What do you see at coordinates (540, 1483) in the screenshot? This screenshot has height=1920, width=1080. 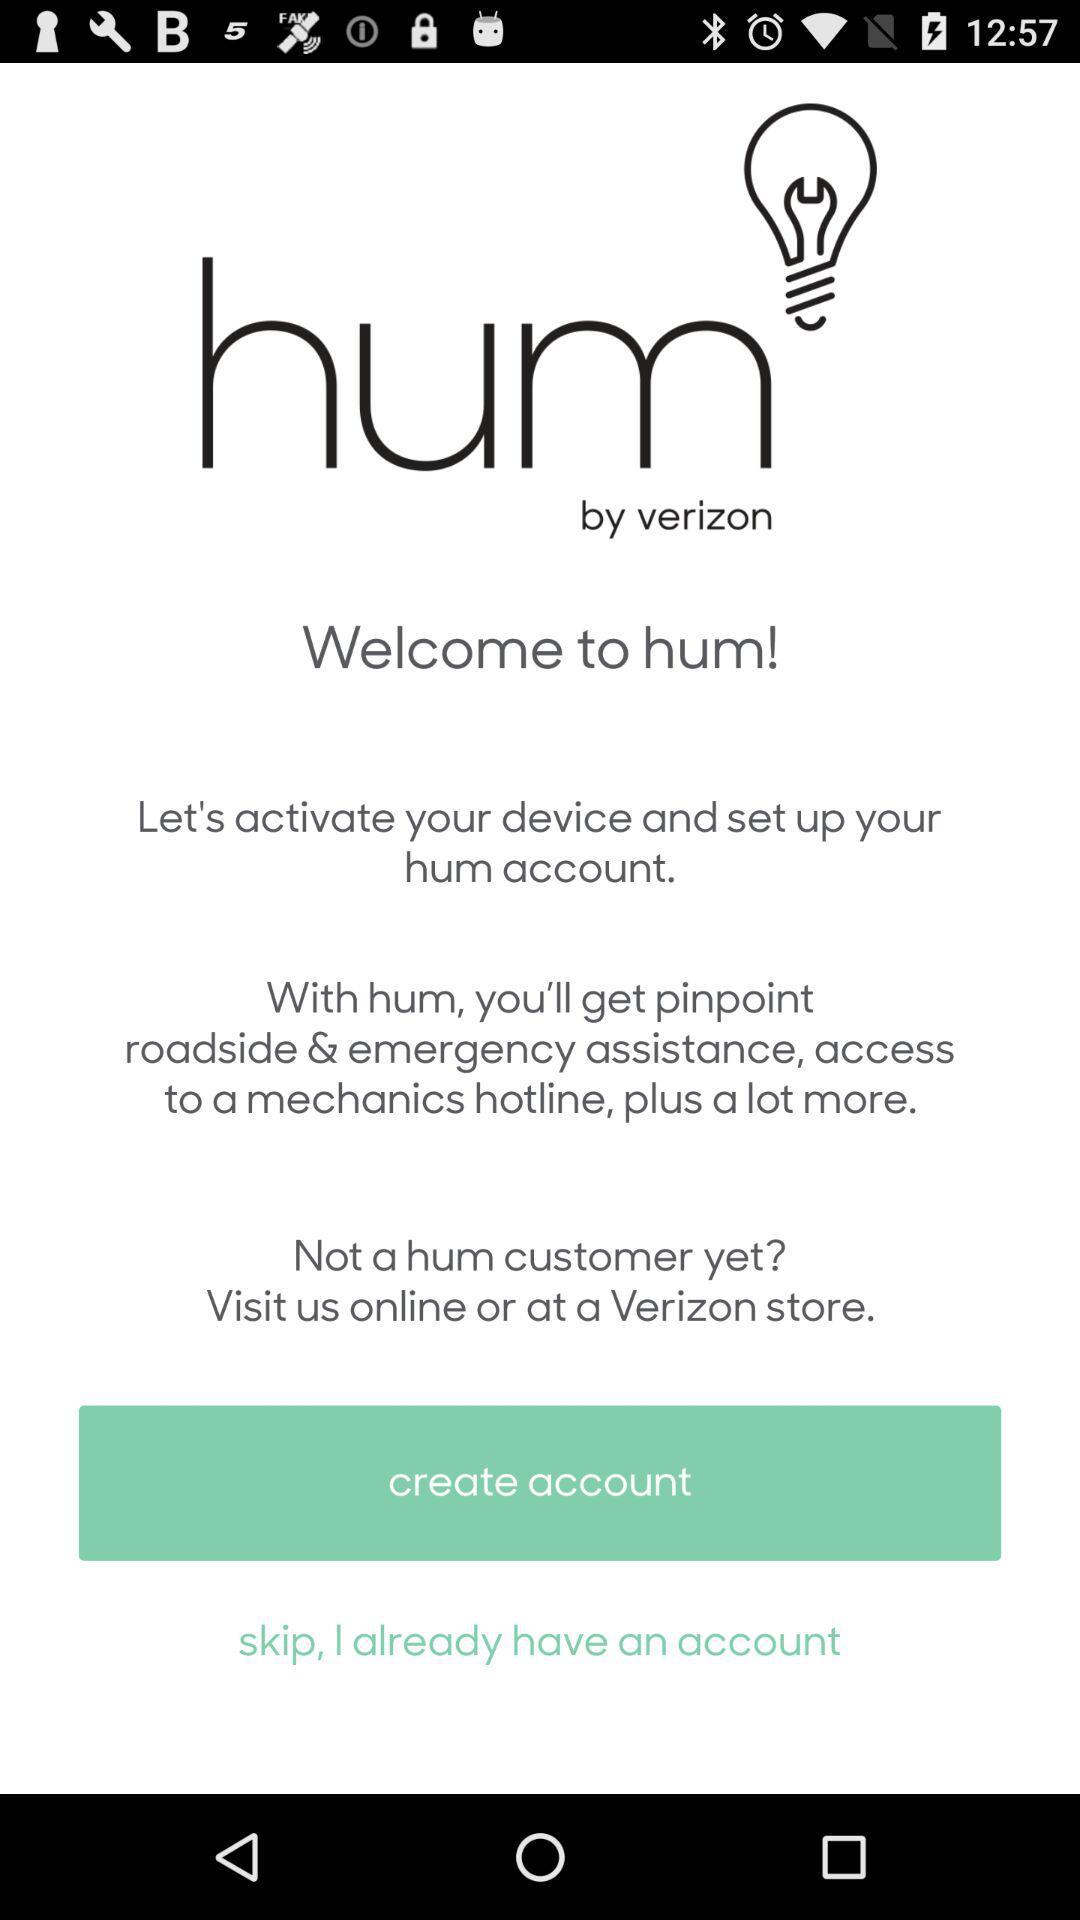 I see `item above skip i already item` at bounding box center [540, 1483].